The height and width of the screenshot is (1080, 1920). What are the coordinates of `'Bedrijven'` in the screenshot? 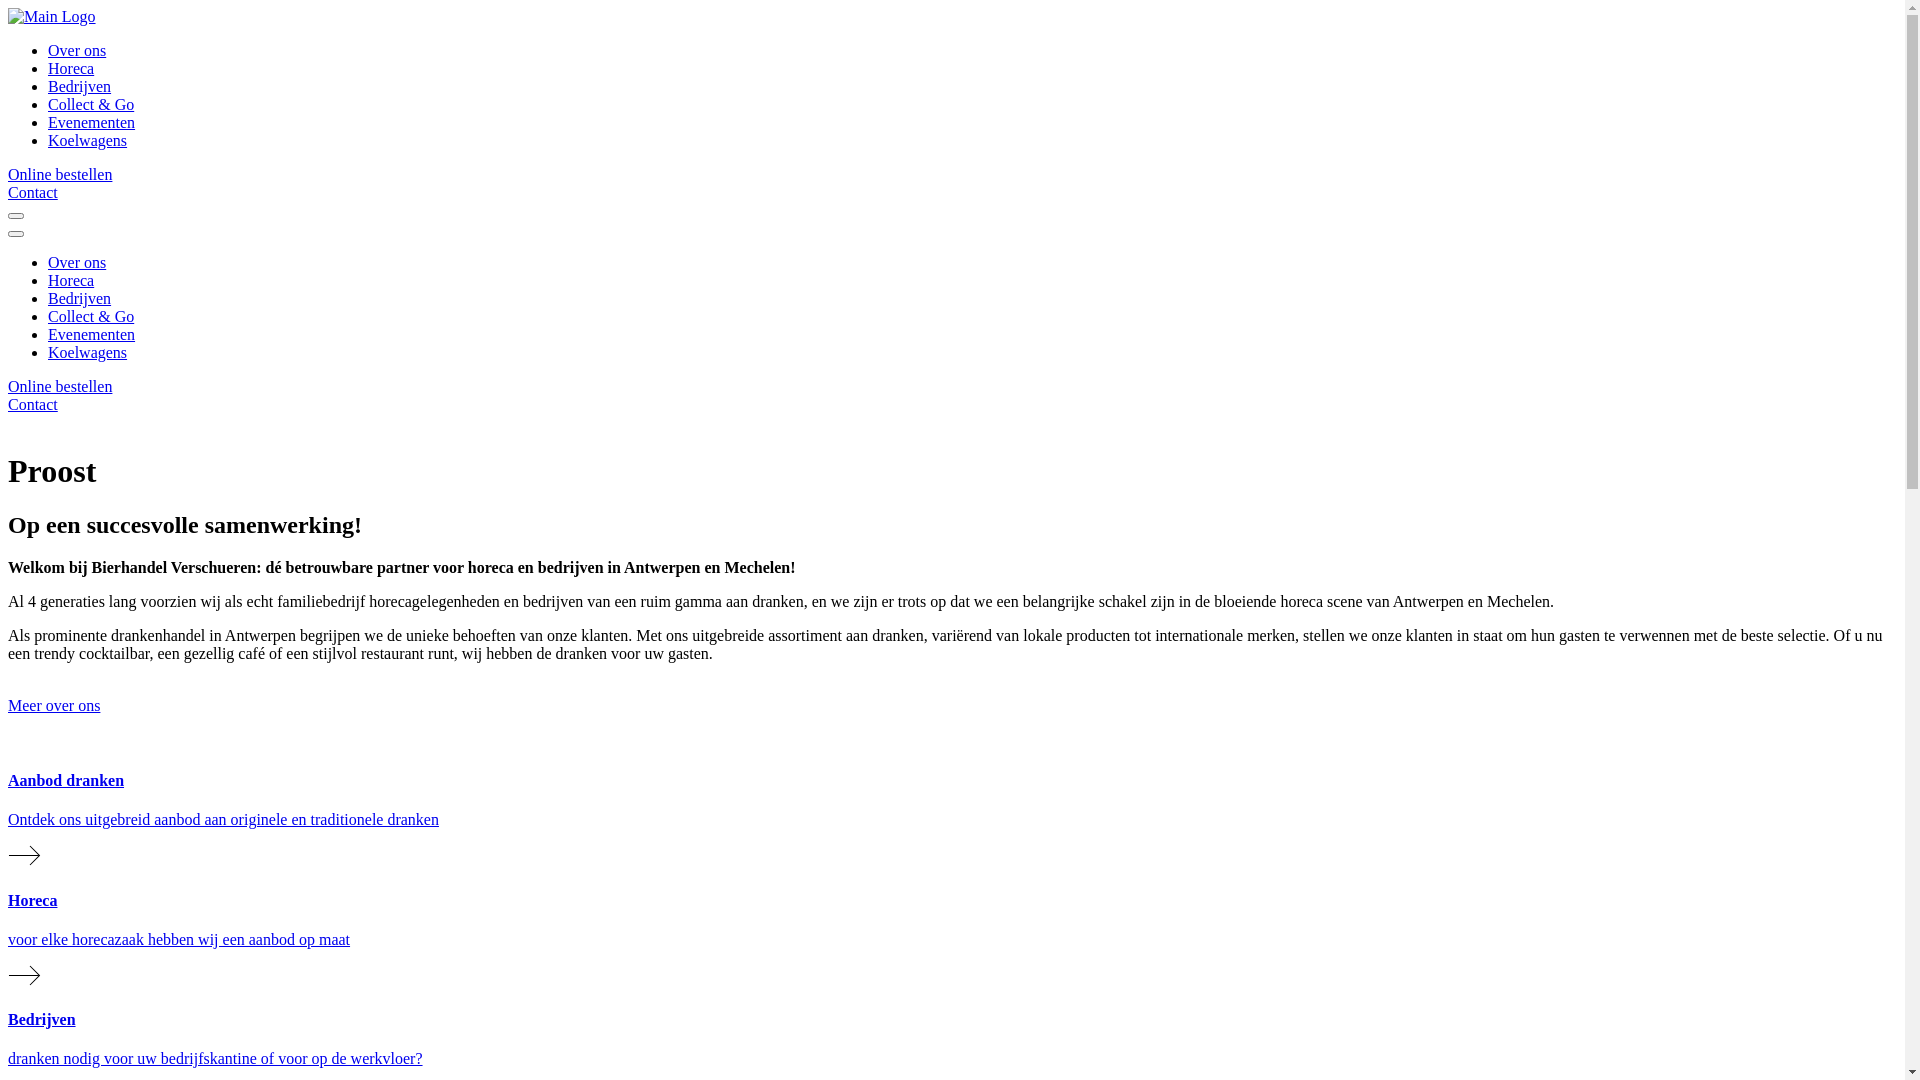 It's located at (79, 85).